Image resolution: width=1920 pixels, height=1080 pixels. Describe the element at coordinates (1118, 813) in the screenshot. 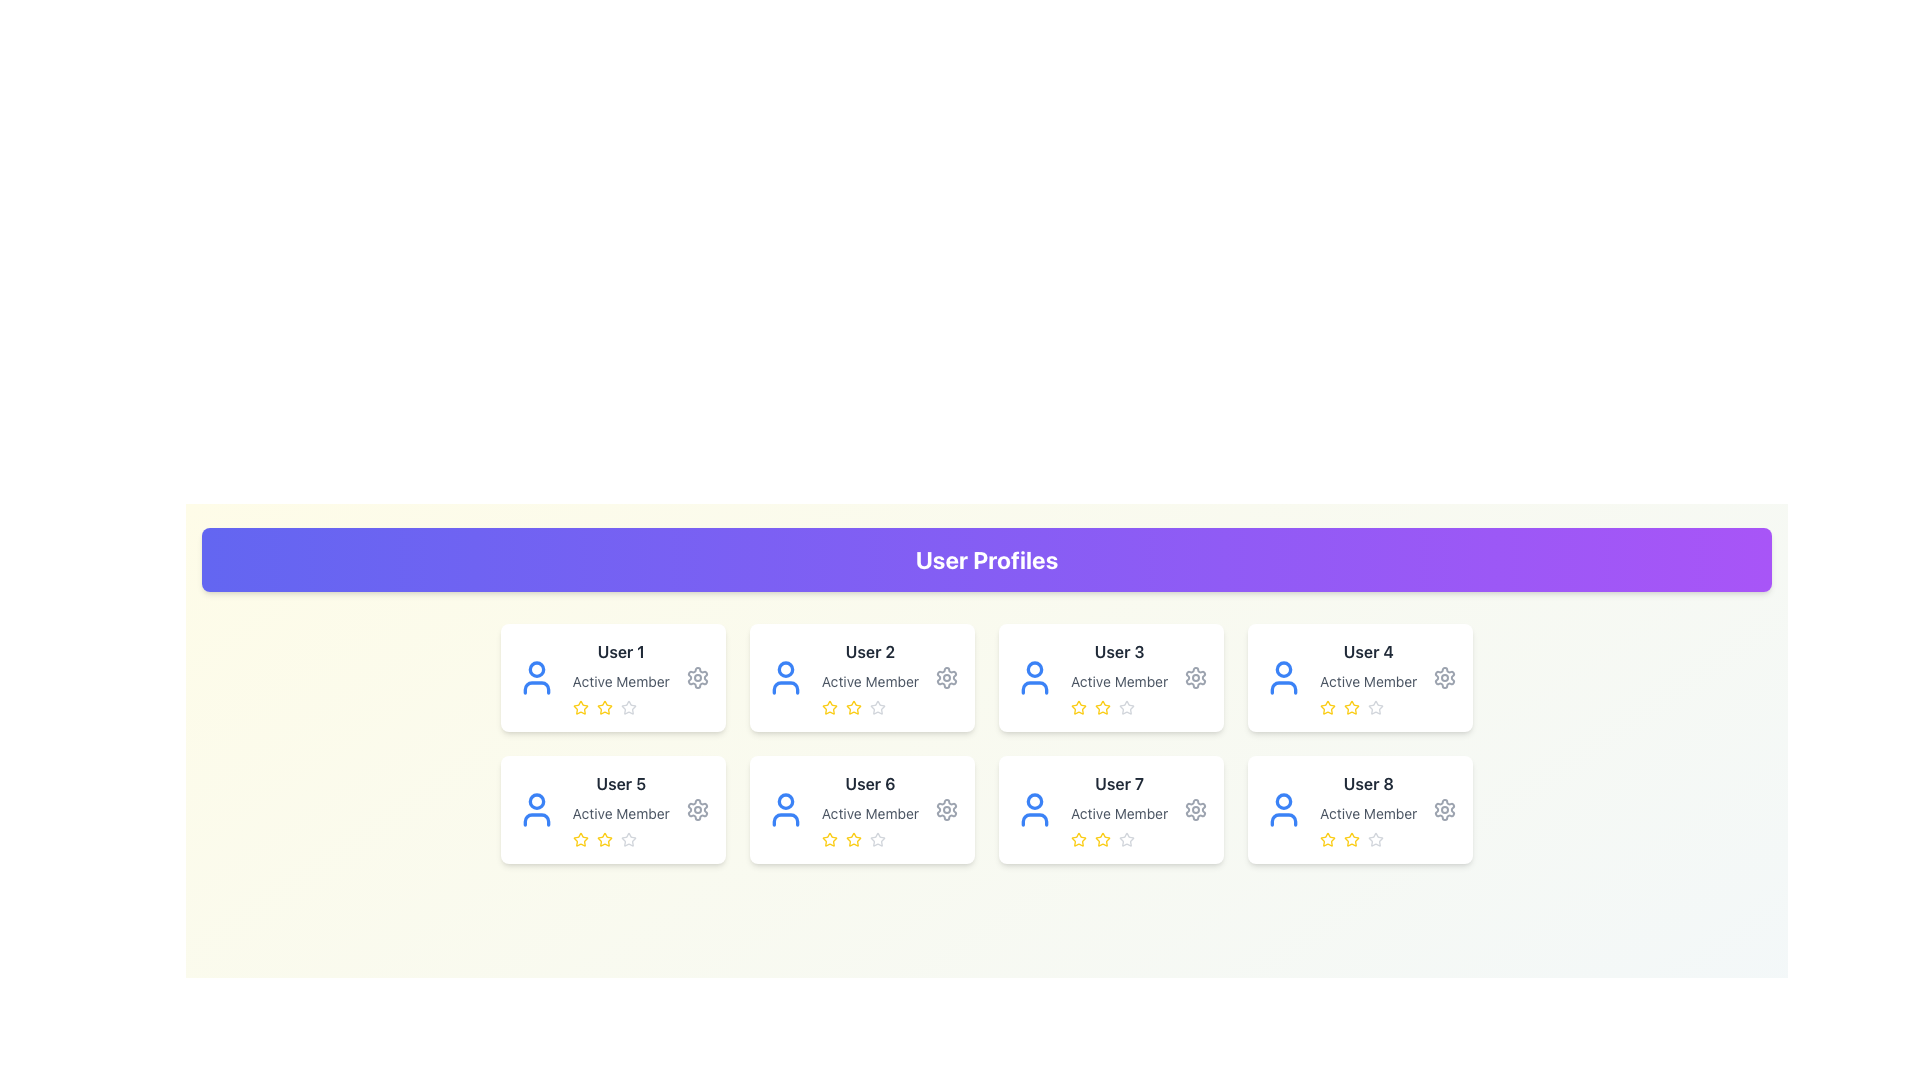

I see `the 'Active Member' text label, which is styled in light gray and positioned below the 'User 7' title in the user grid` at that location.